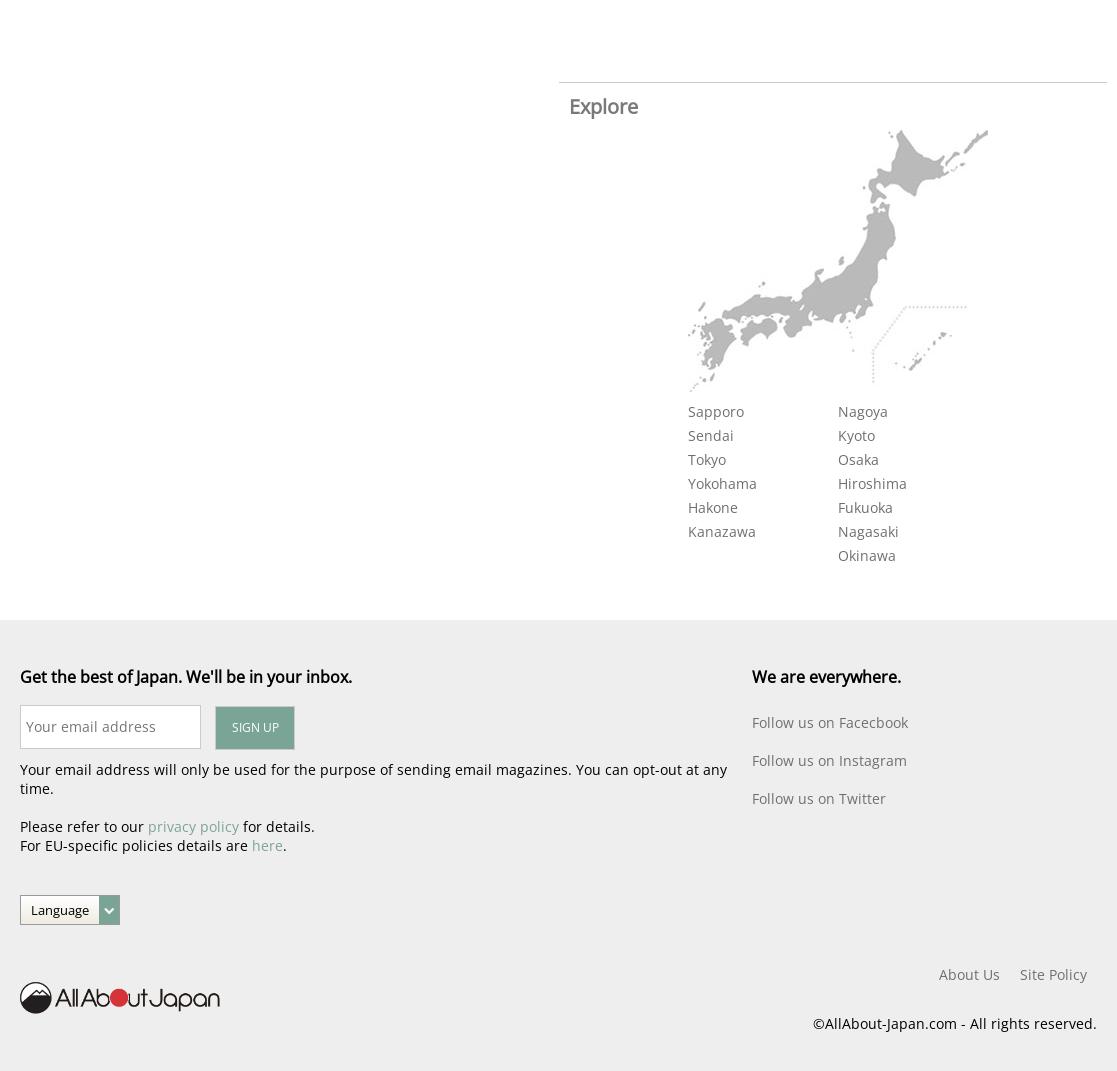  Describe the element at coordinates (19, 824) in the screenshot. I see `'Please refer to our'` at that location.